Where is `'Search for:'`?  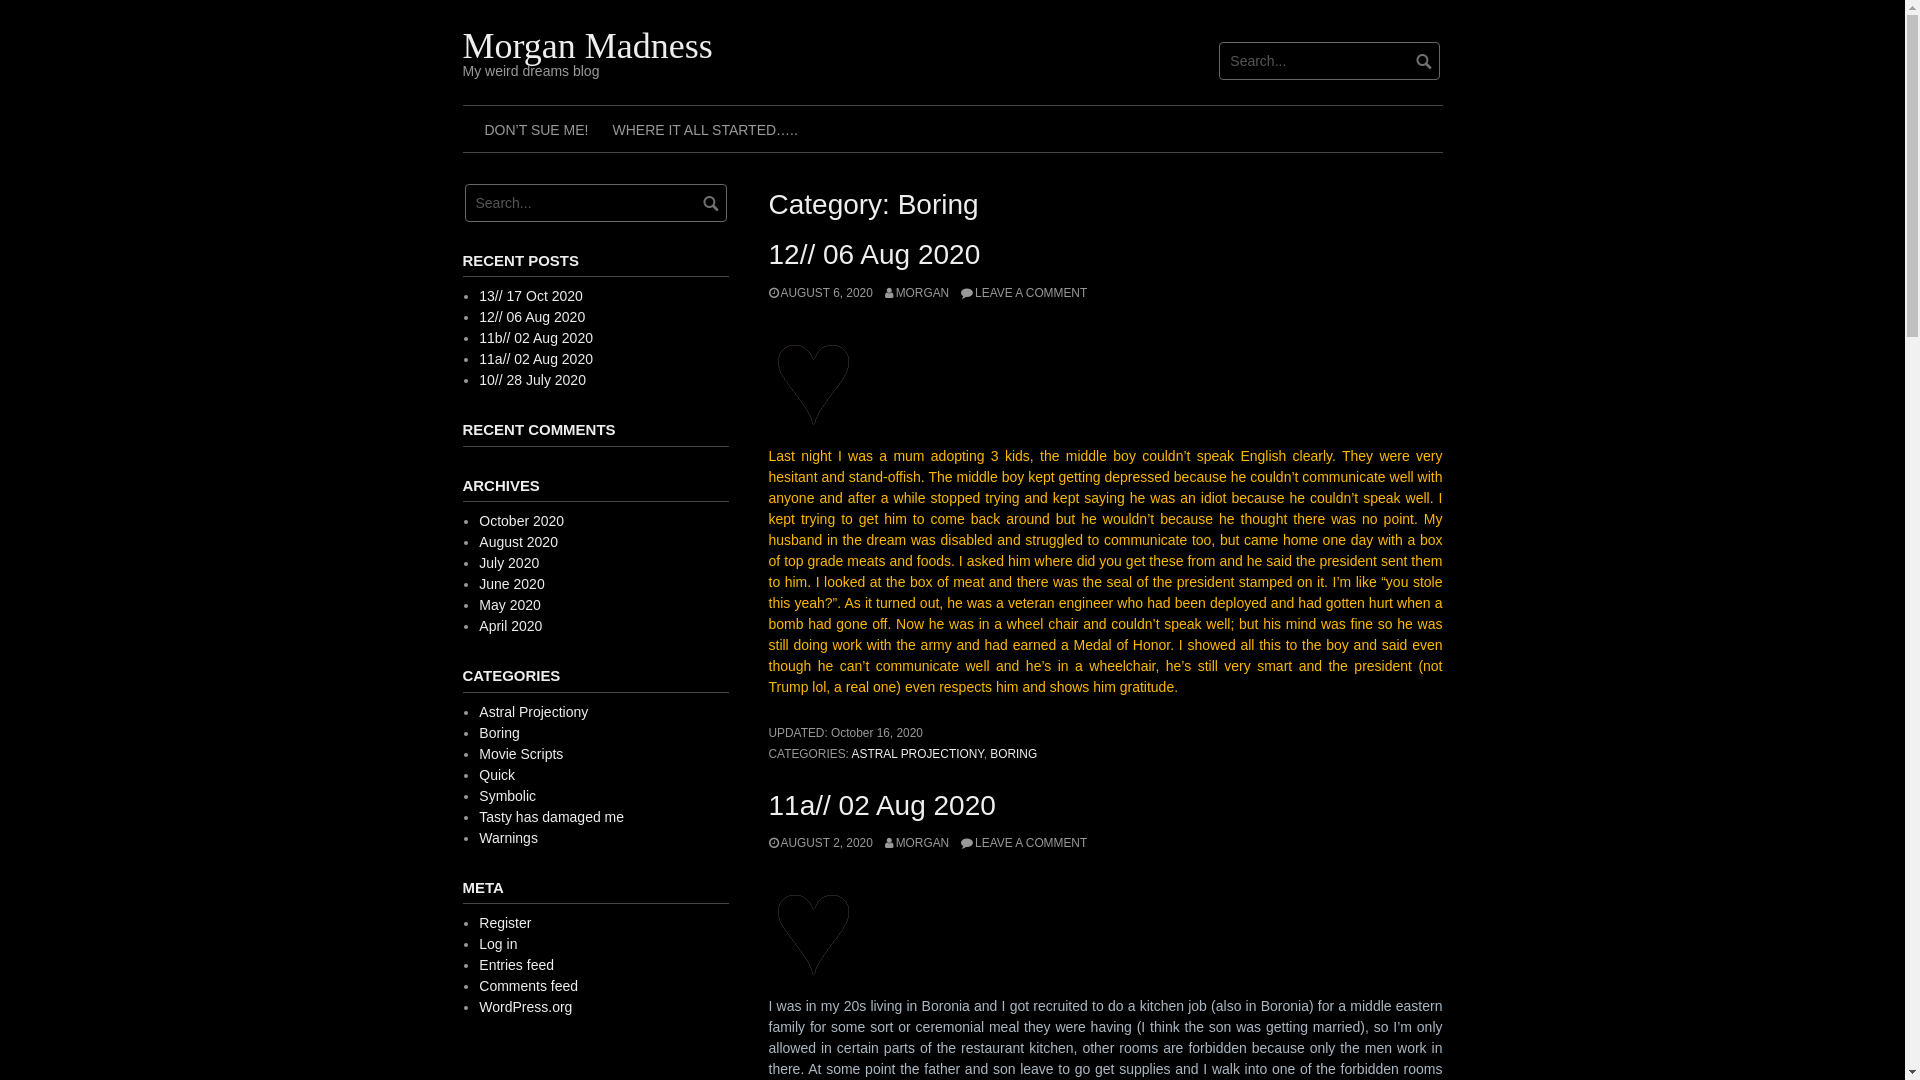
'Search for:' is located at coordinates (1218, 60).